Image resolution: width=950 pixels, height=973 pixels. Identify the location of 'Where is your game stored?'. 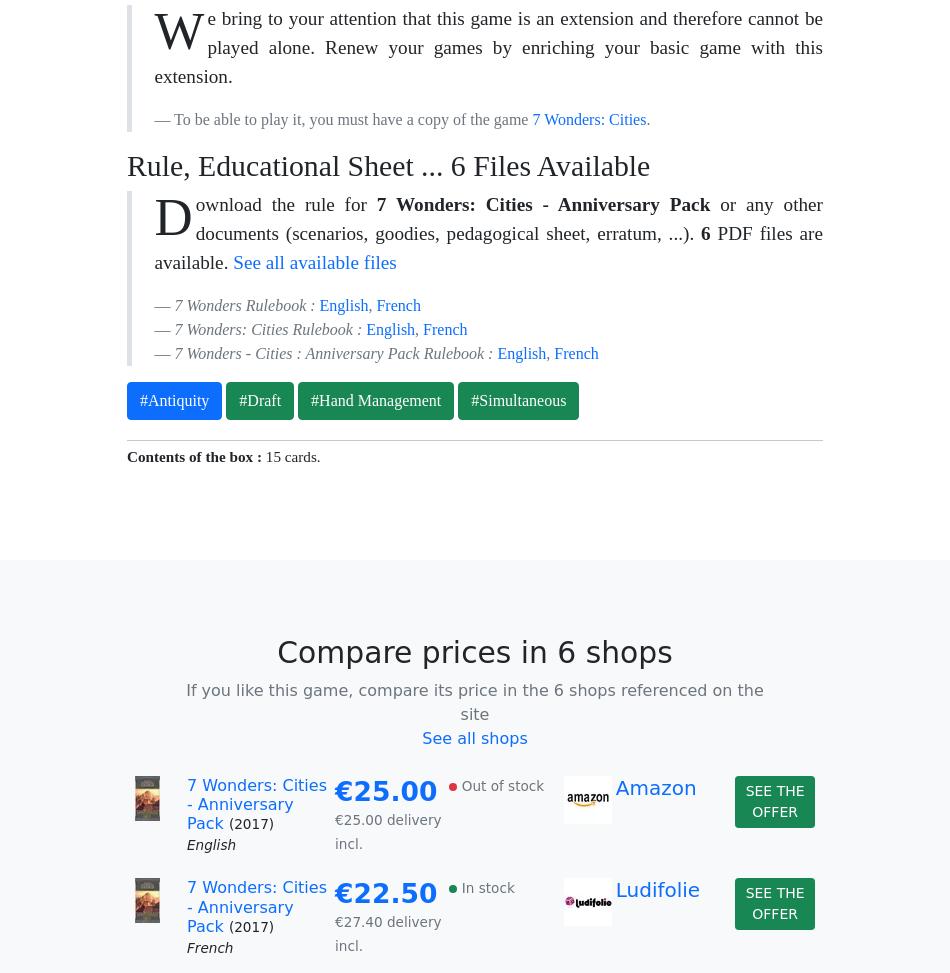
(373, 289).